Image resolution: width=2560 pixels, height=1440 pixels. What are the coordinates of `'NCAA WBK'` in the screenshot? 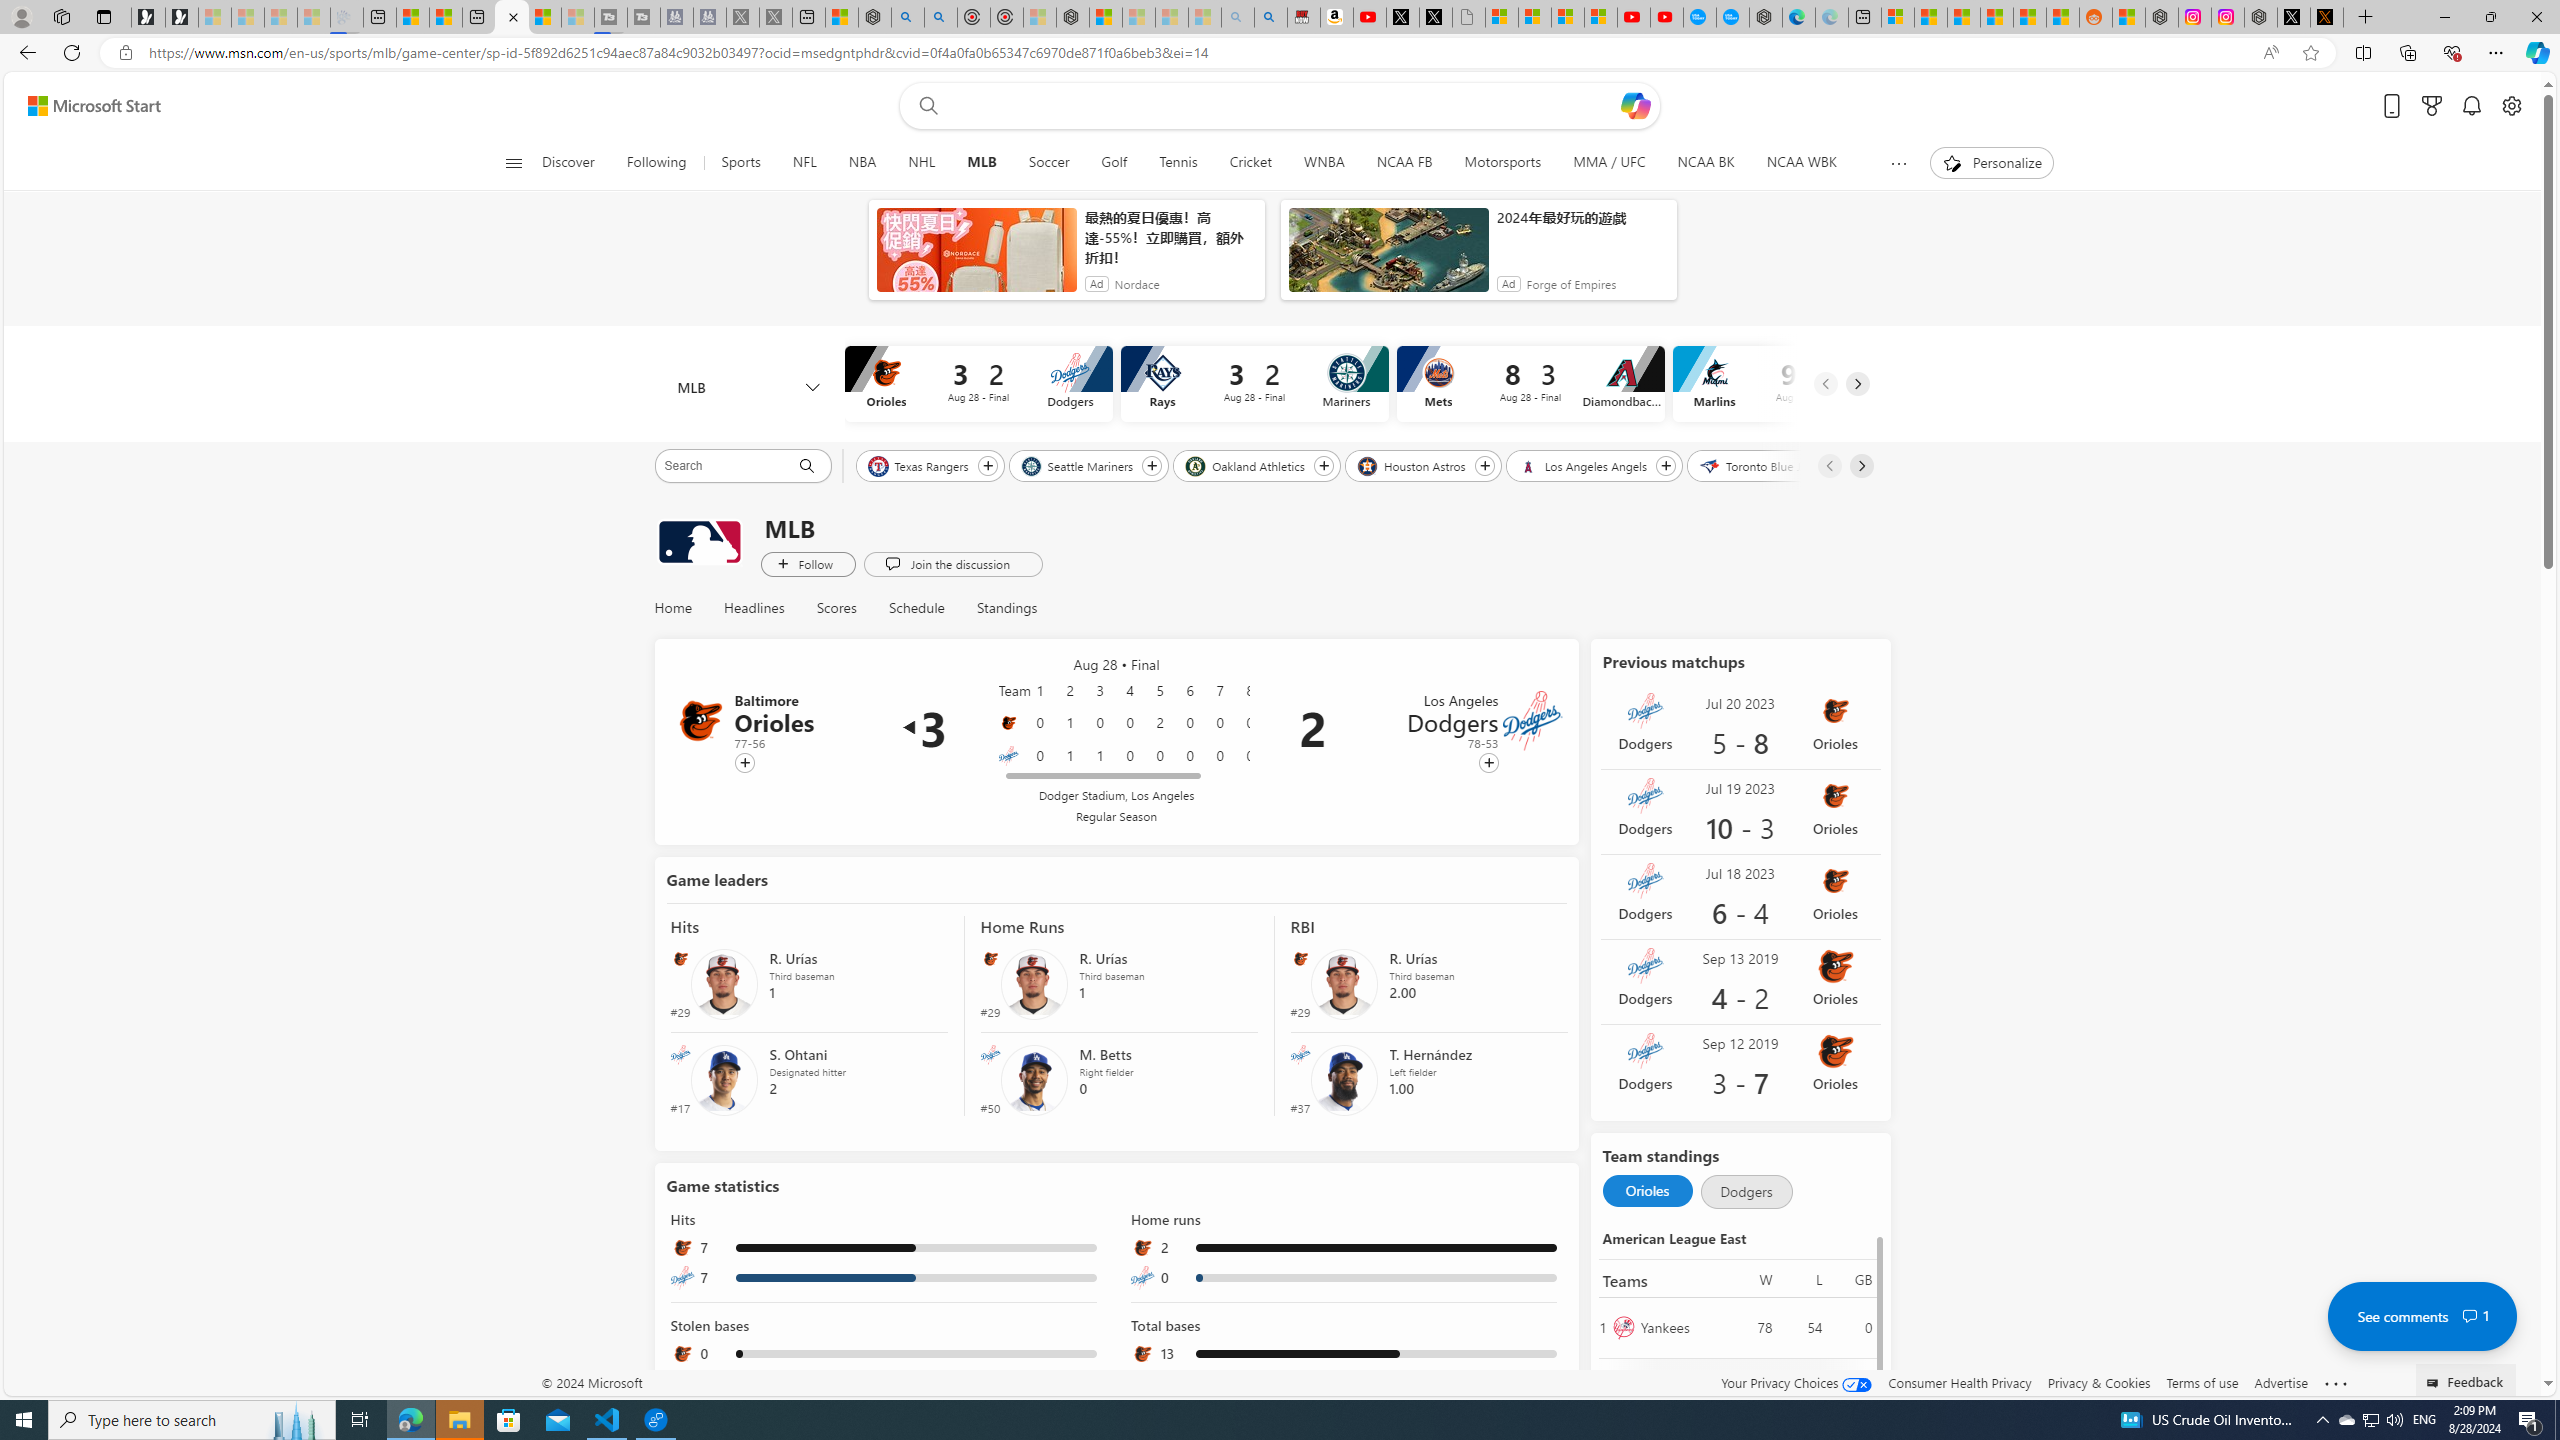 It's located at (1801, 162).